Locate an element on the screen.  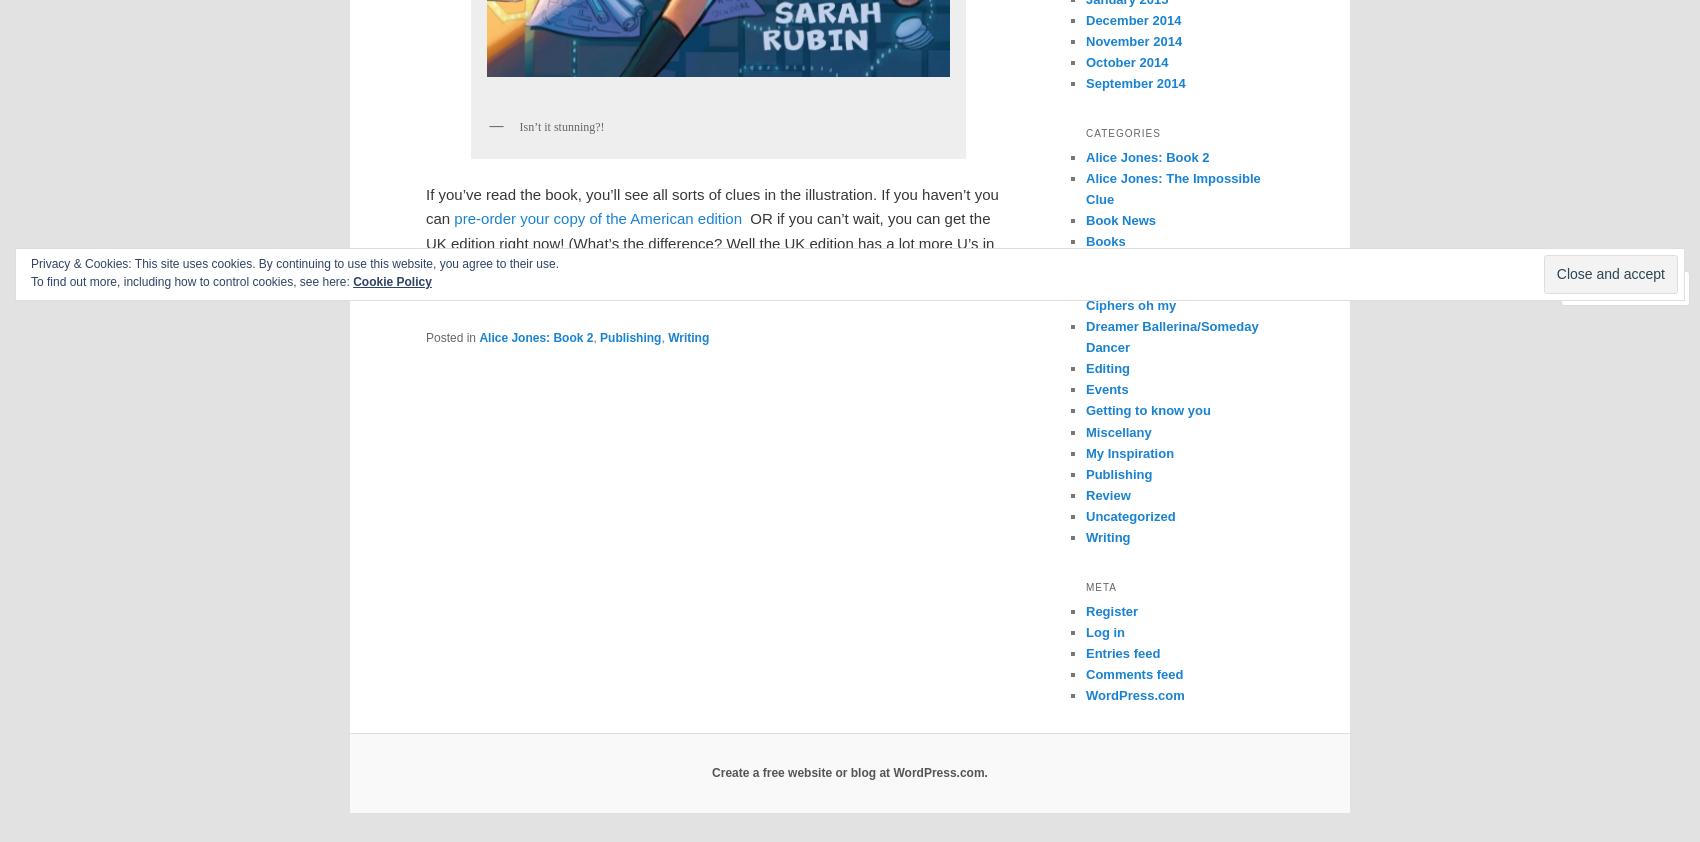
'Editing' is located at coordinates (1085, 368).